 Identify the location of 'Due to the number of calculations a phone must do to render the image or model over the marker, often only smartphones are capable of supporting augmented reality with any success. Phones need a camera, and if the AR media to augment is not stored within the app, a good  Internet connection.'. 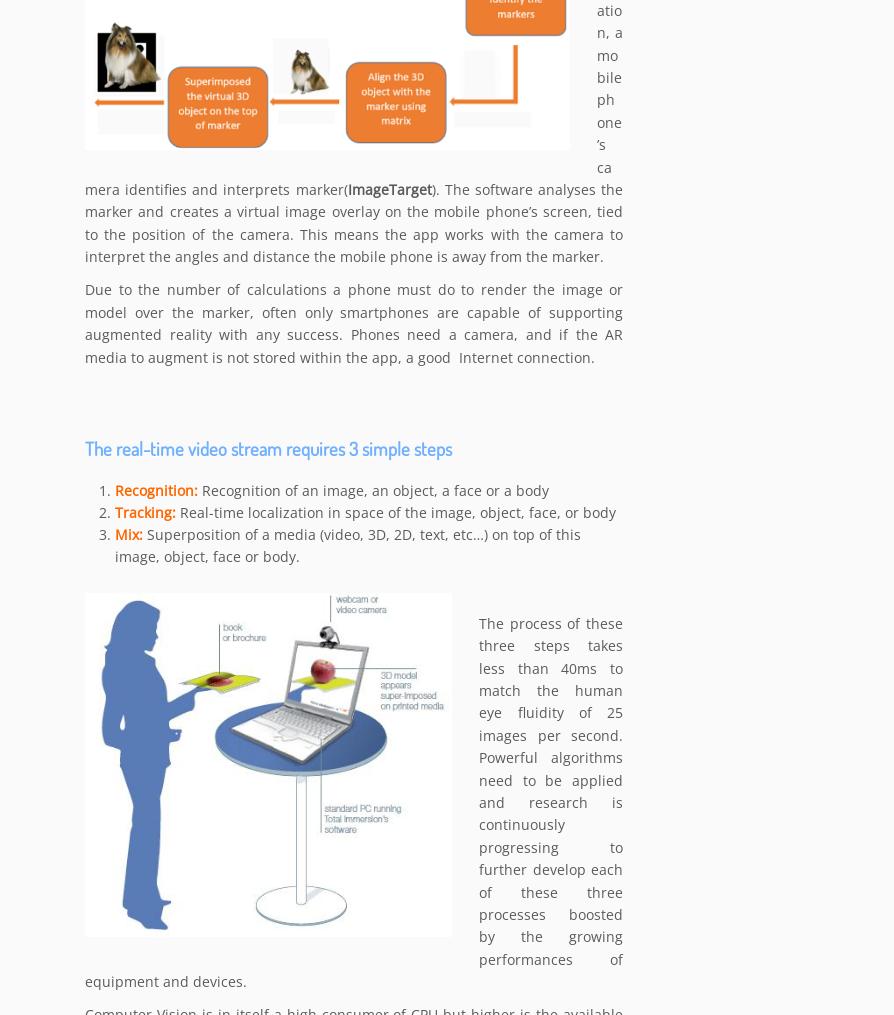
(353, 324).